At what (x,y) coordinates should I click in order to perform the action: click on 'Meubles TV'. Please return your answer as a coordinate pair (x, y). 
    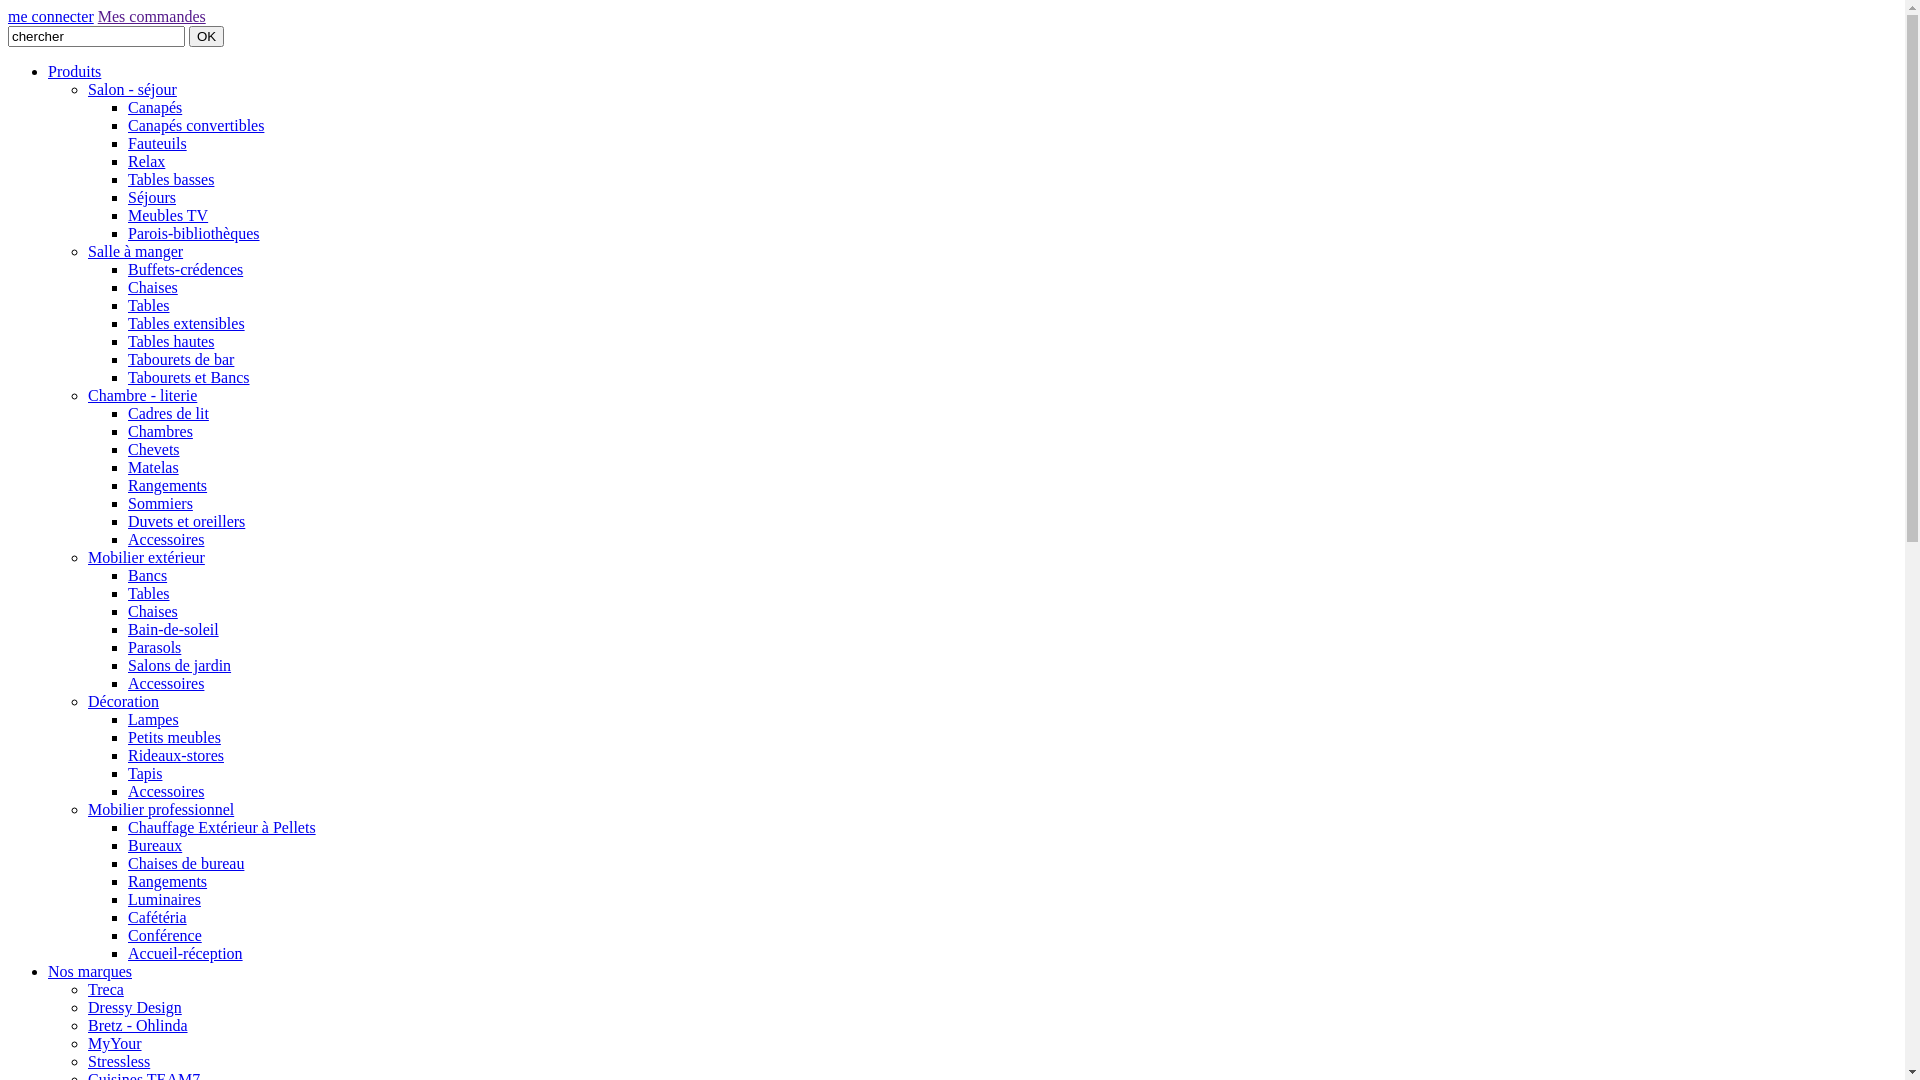
    Looking at the image, I should click on (168, 215).